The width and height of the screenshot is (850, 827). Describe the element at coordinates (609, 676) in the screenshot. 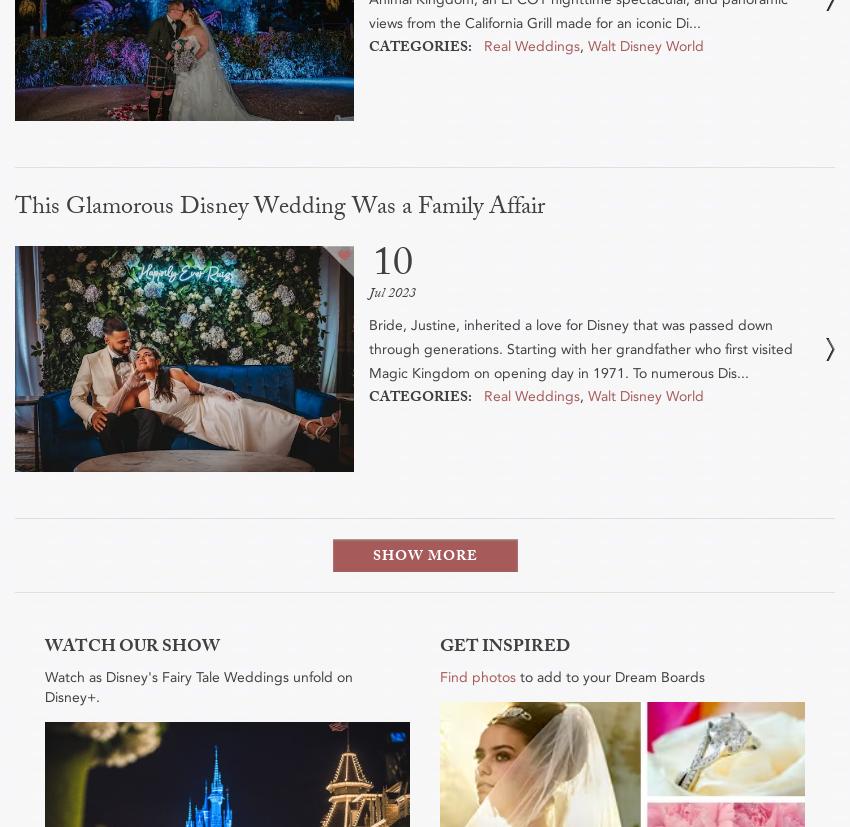

I see `'to add to your Dream Boards'` at that location.